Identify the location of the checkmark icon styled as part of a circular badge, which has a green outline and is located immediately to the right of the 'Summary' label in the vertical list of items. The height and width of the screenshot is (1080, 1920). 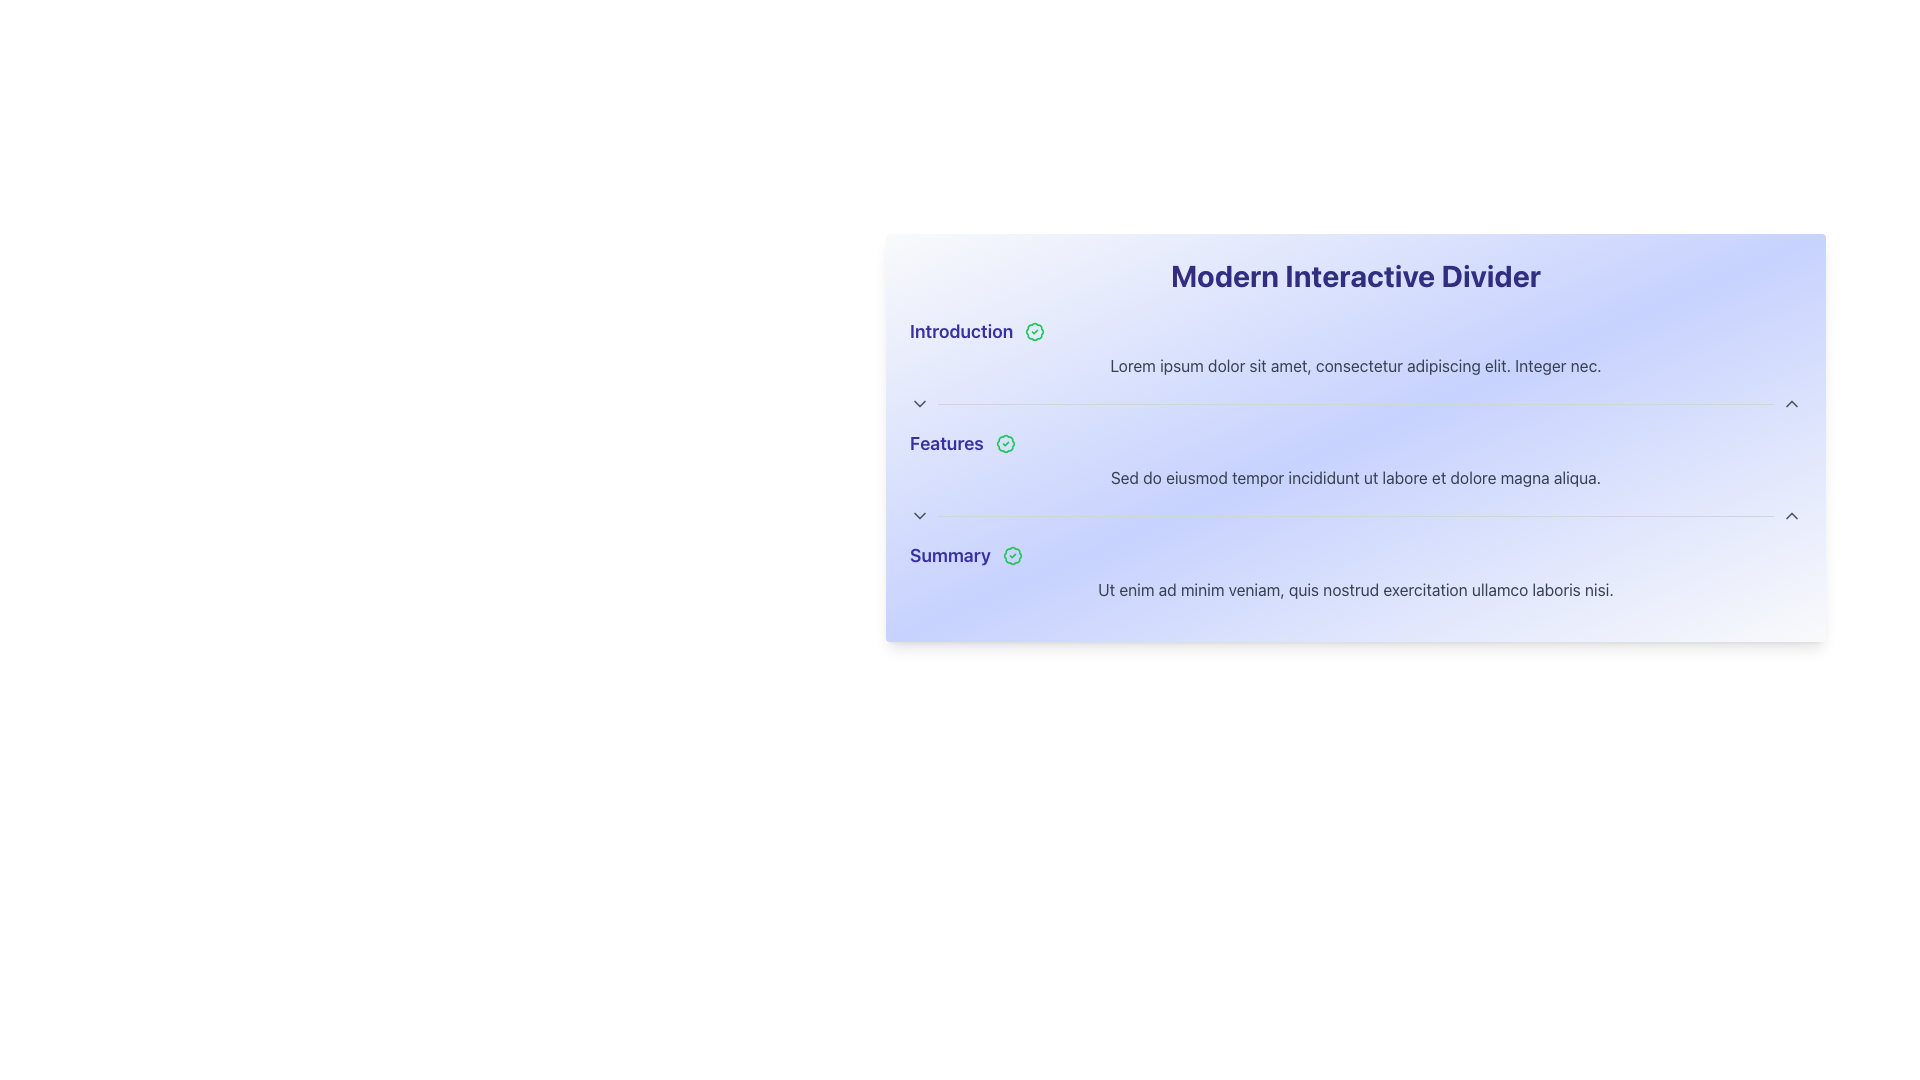
(1012, 555).